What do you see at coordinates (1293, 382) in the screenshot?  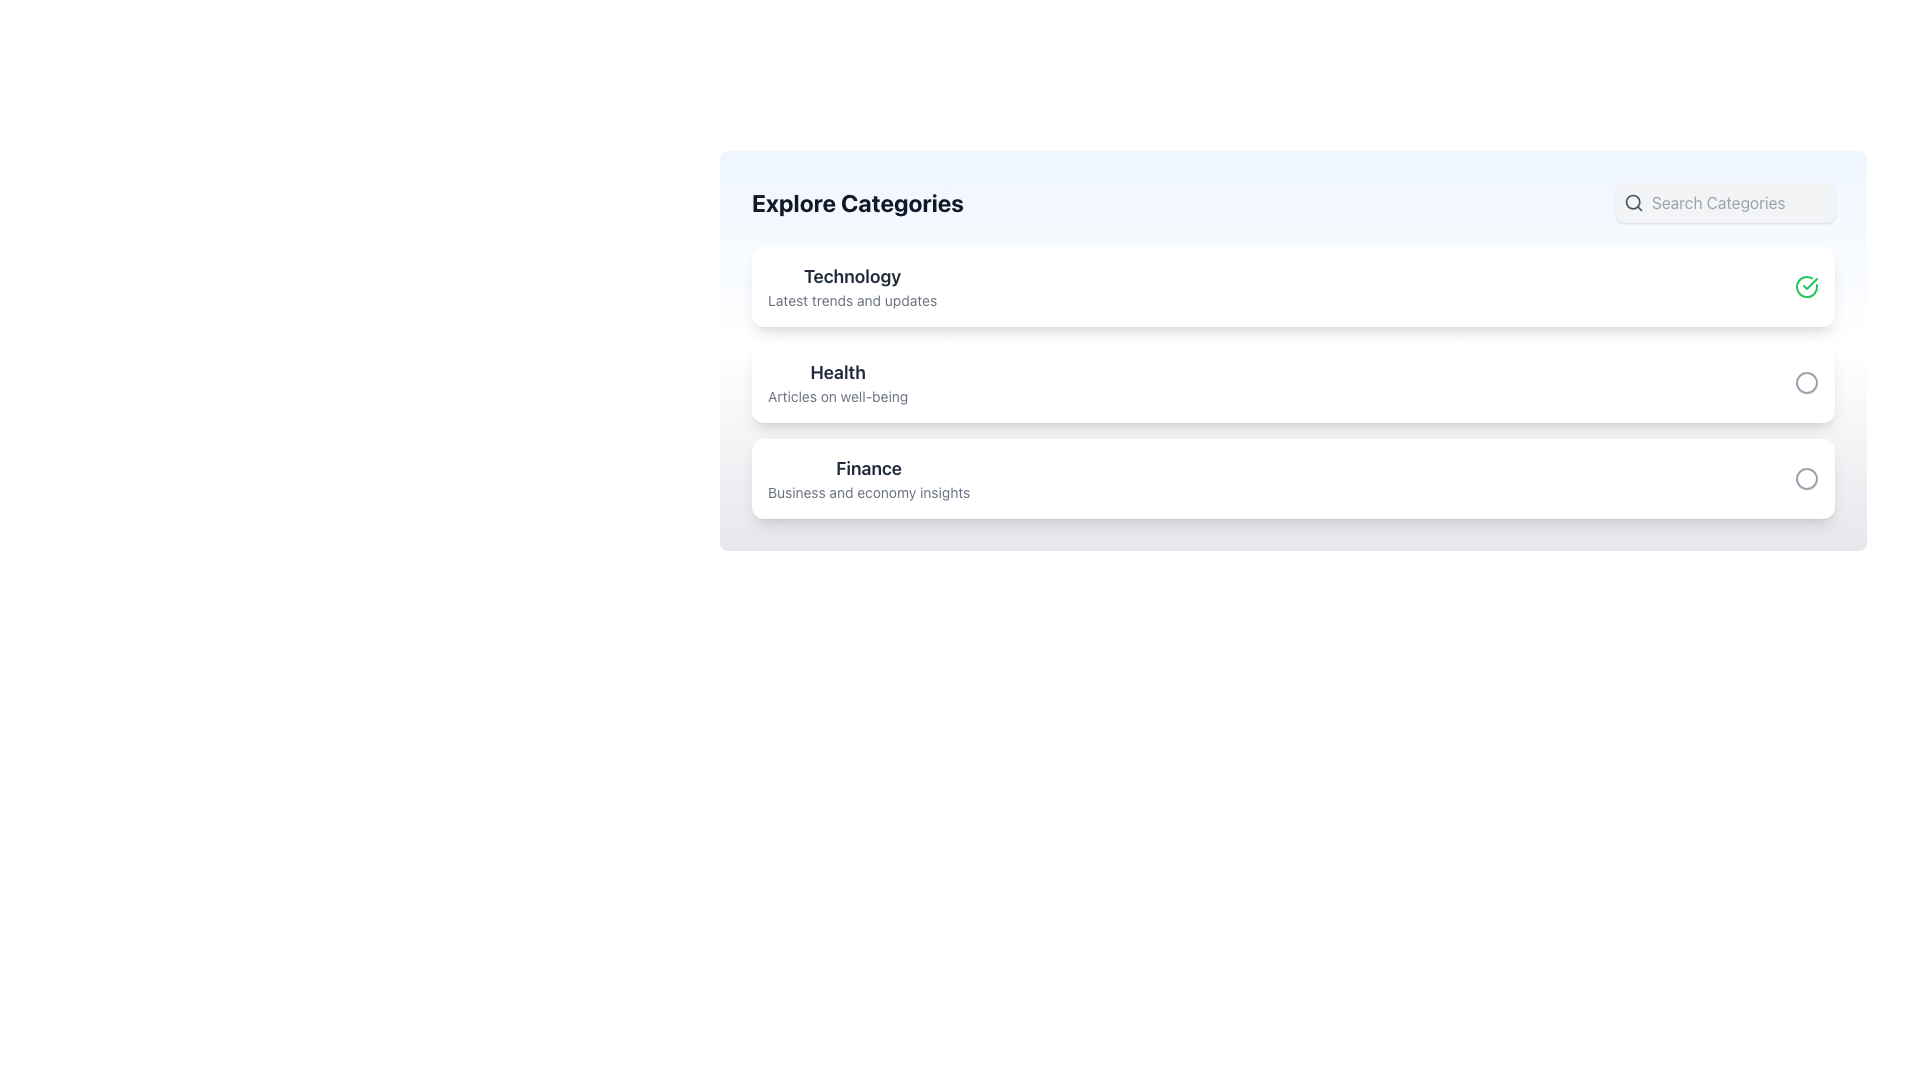 I see `the 'Health' category list item` at bounding box center [1293, 382].